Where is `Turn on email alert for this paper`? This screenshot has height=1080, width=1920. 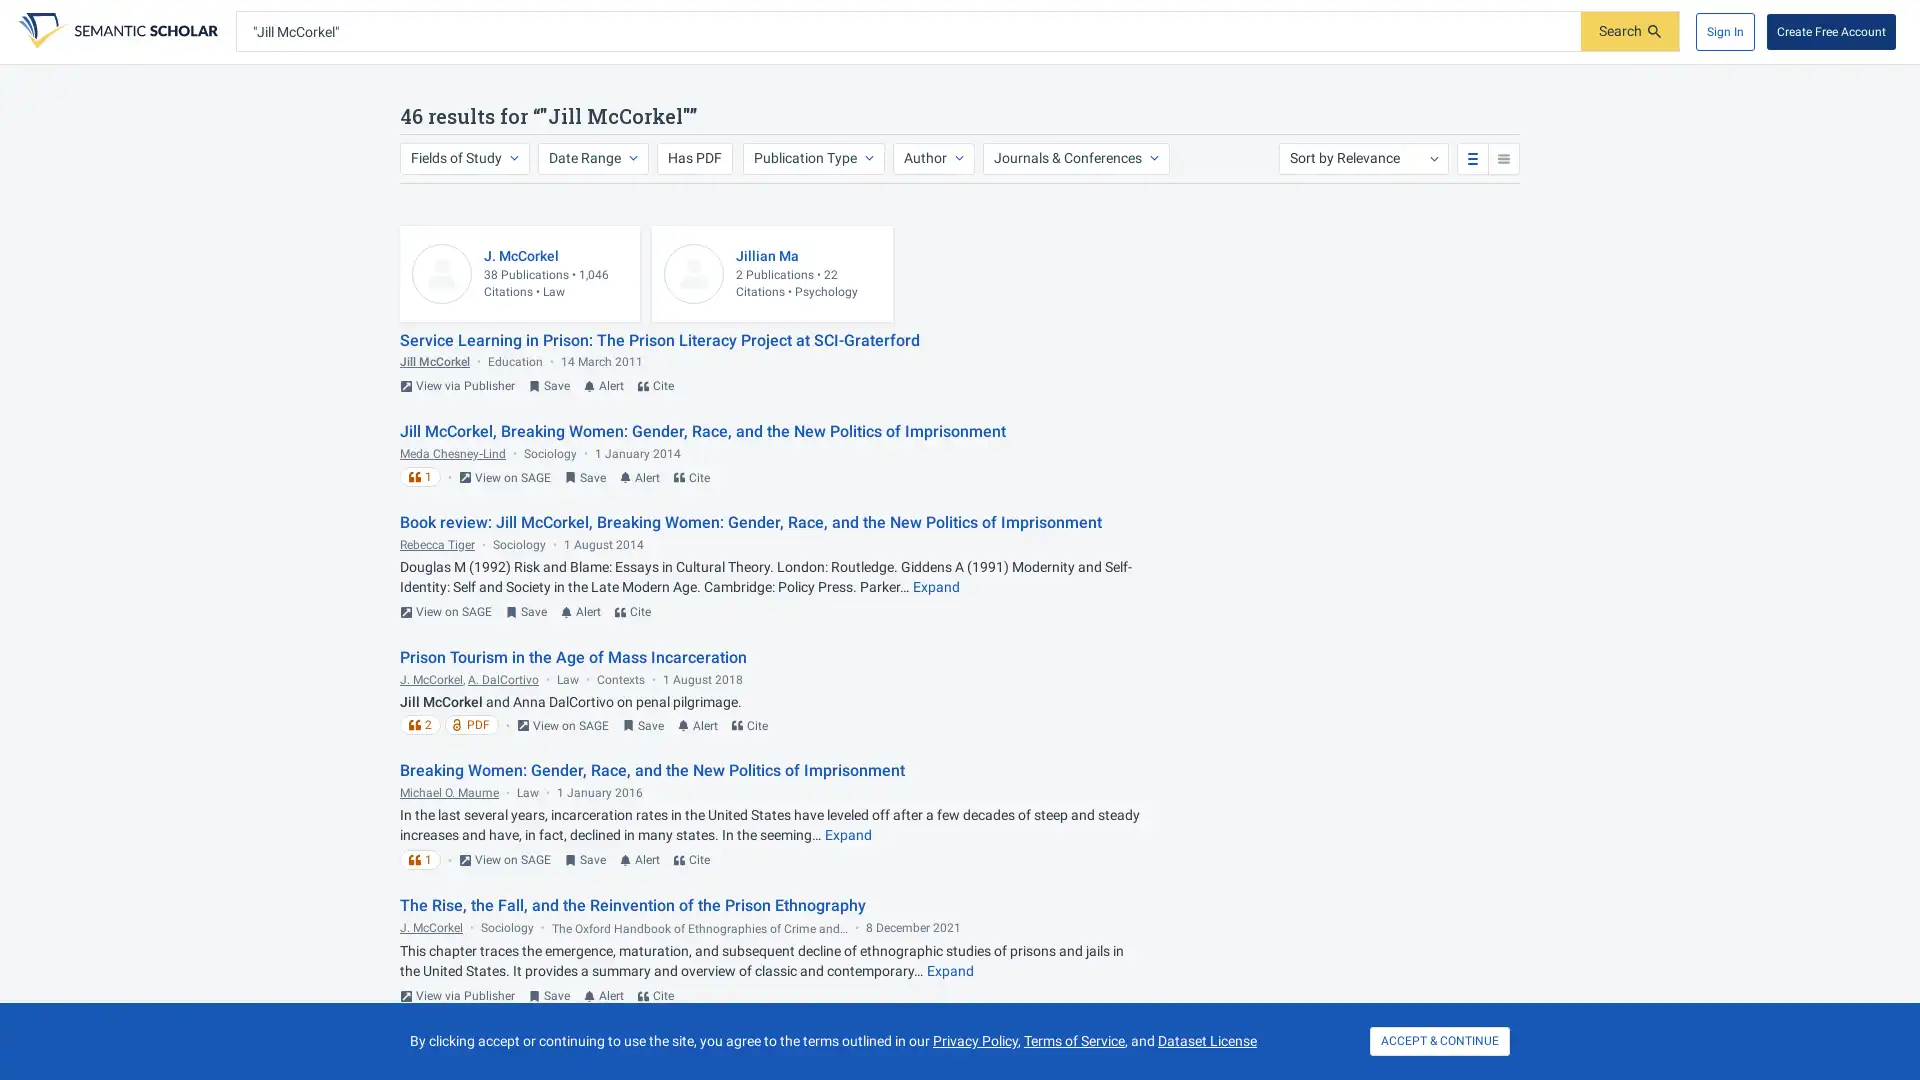 Turn on email alert for this paper is located at coordinates (579, 611).